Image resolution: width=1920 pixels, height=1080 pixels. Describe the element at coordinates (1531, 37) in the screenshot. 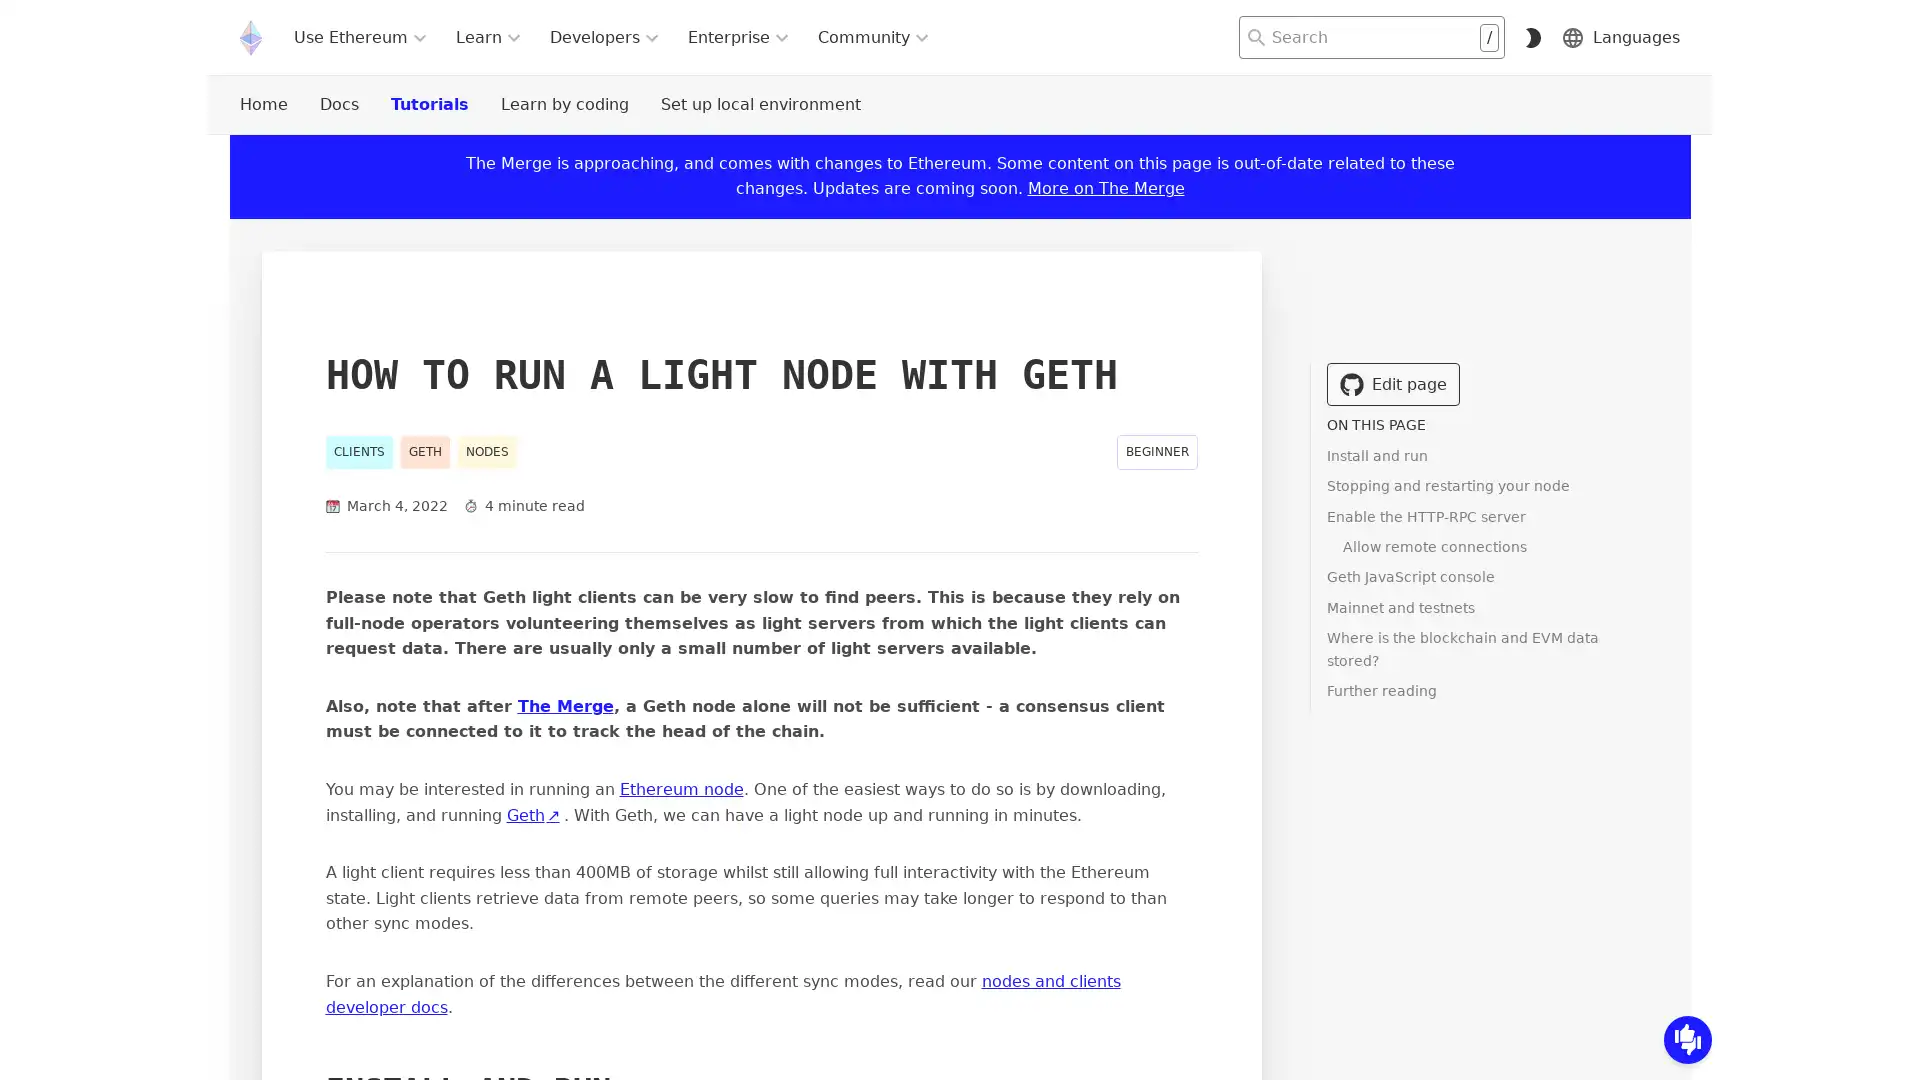

I see `Switch to Dark Theme` at that location.